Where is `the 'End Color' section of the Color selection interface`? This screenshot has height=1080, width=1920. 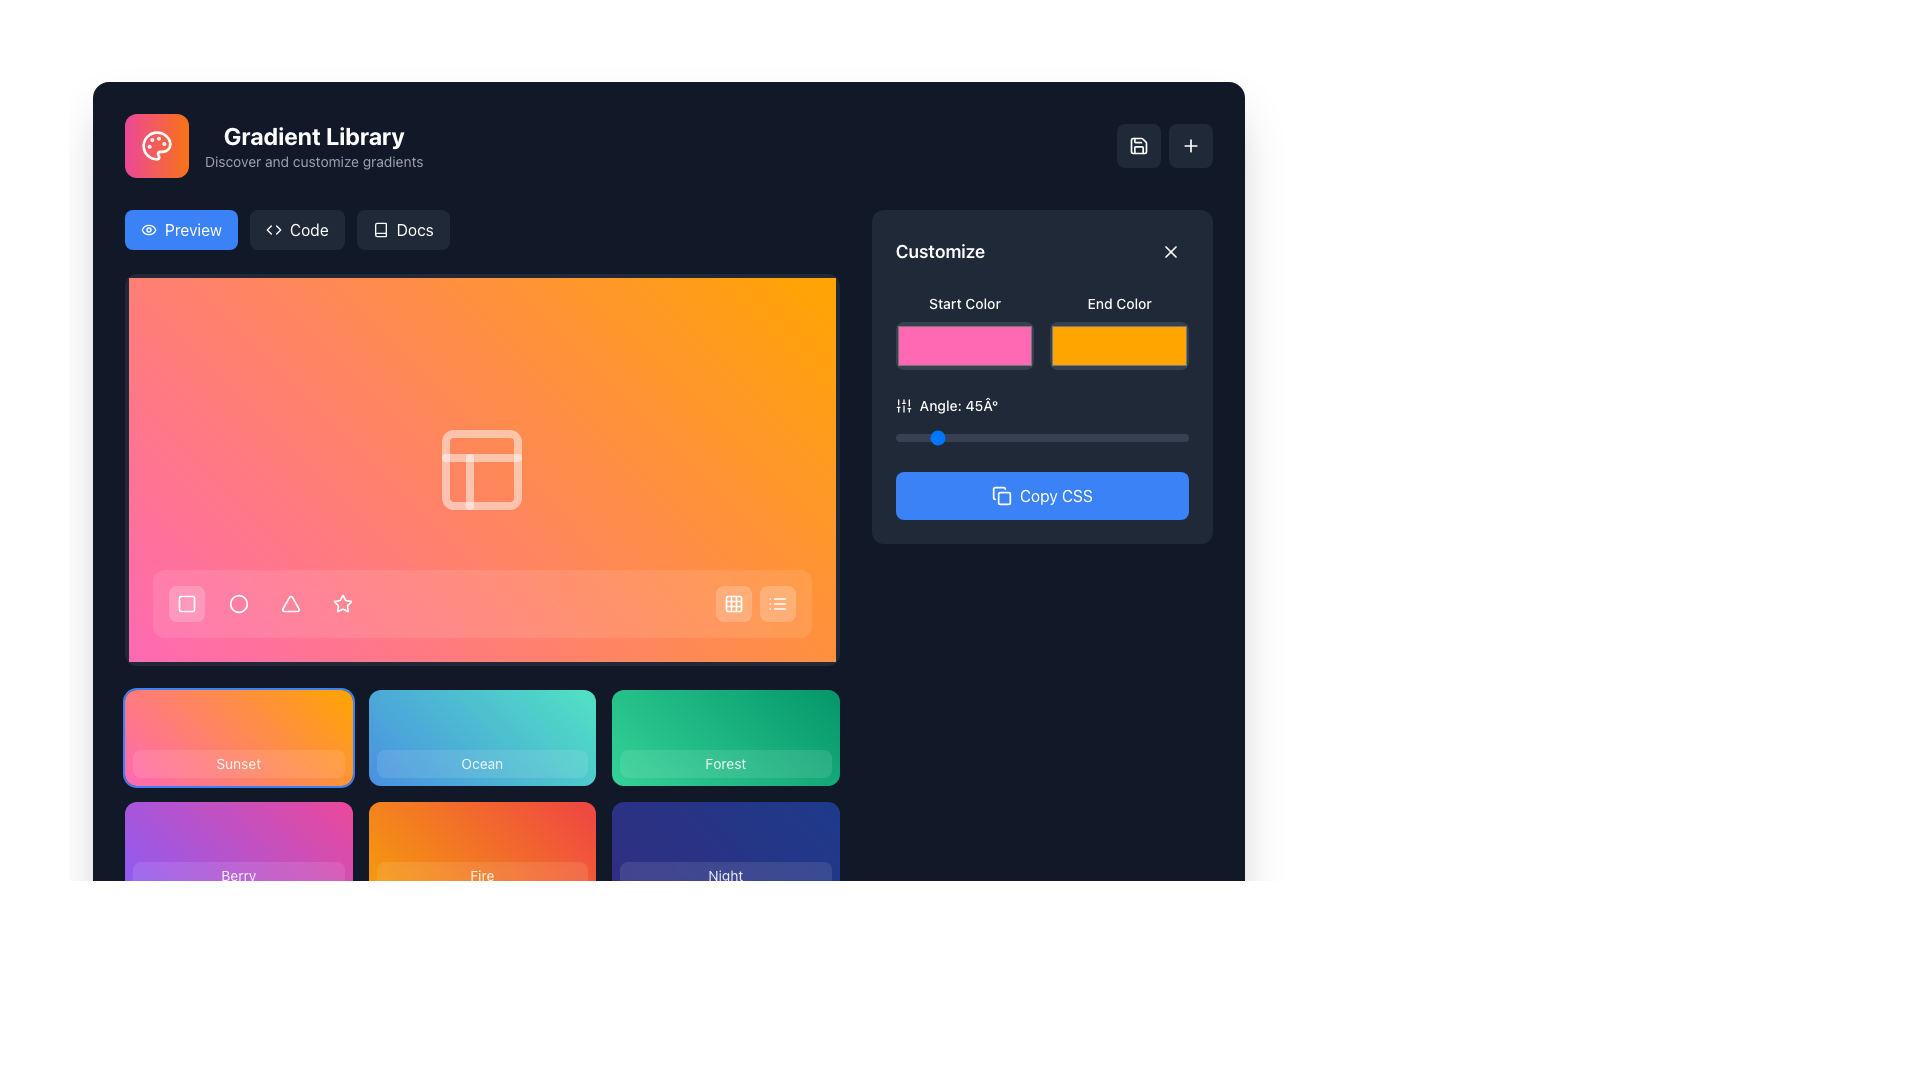
the 'End Color' section of the Color selection interface is located at coordinates (1041, 331).